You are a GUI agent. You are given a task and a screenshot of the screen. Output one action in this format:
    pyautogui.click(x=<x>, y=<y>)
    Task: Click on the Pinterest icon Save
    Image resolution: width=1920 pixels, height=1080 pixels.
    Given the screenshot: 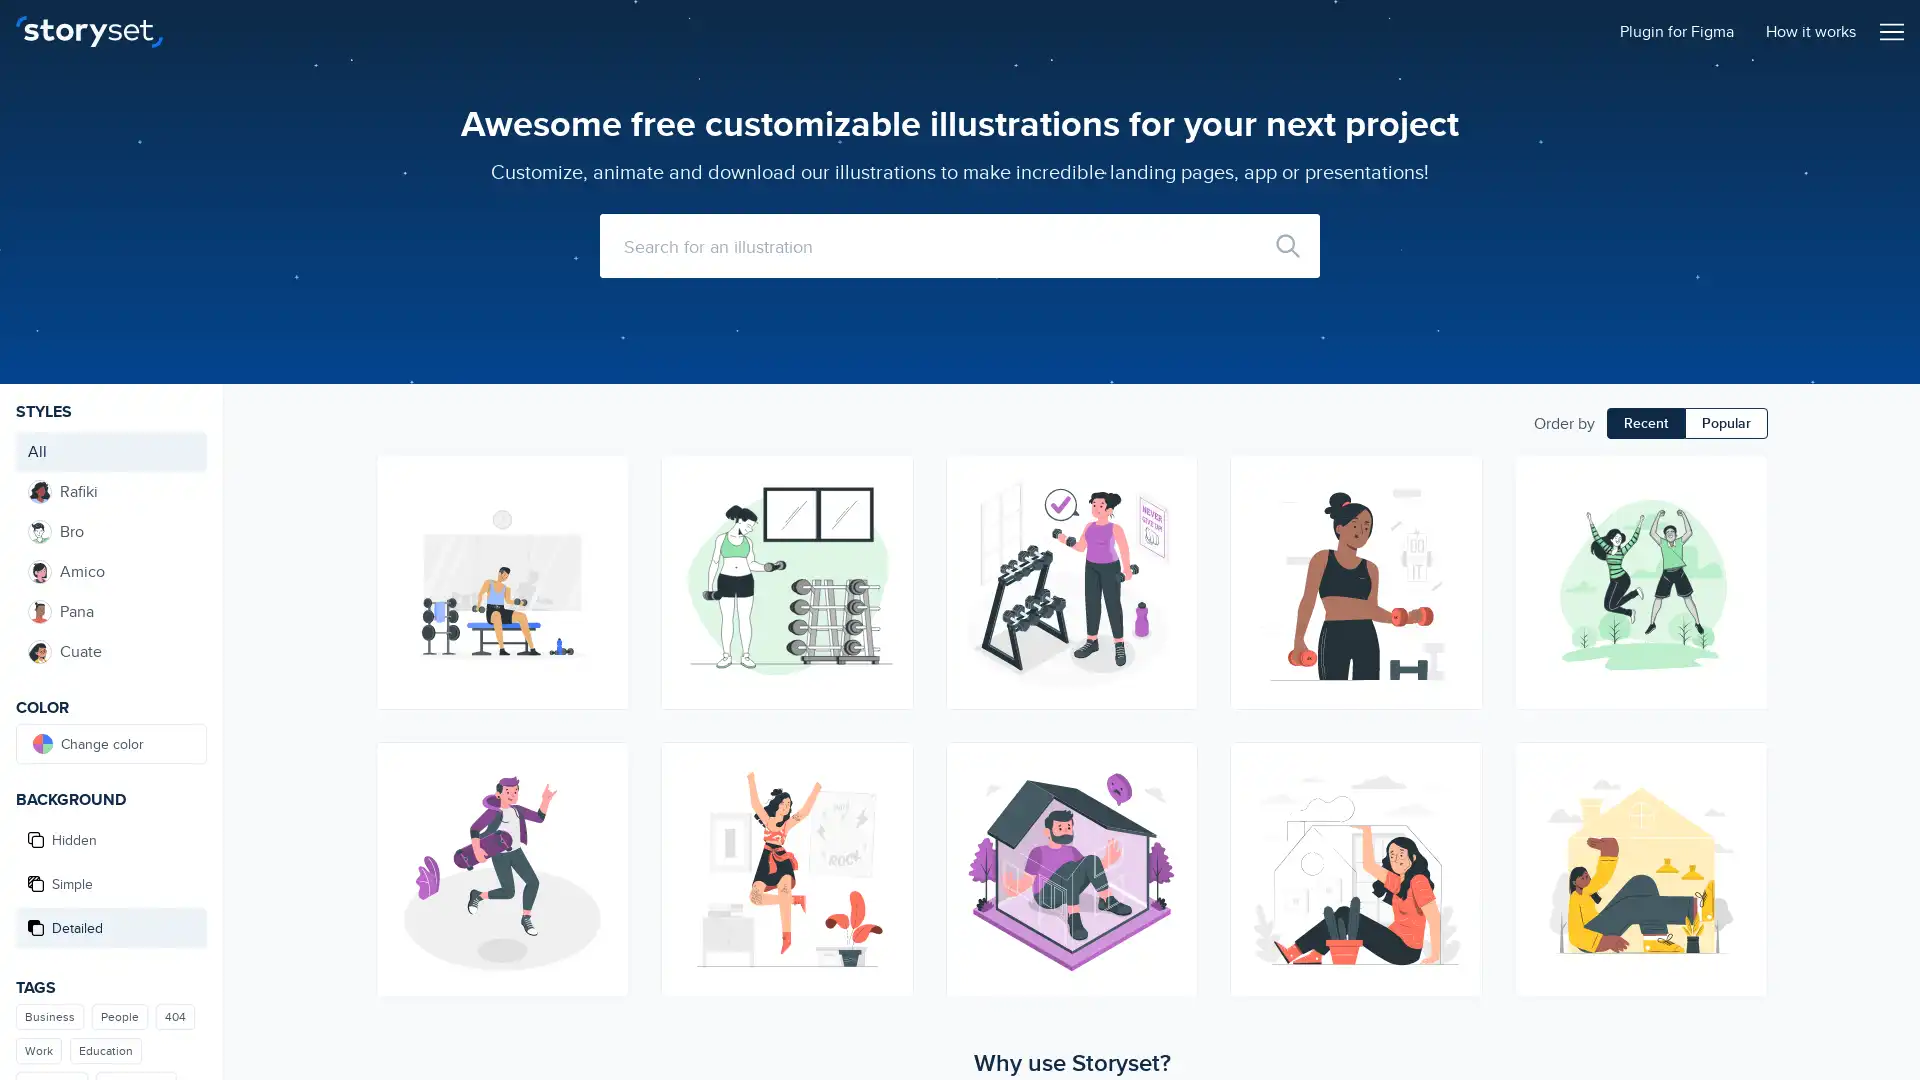 What is the action you would take?
    pyautogui.click(x=1741, y=551)
    